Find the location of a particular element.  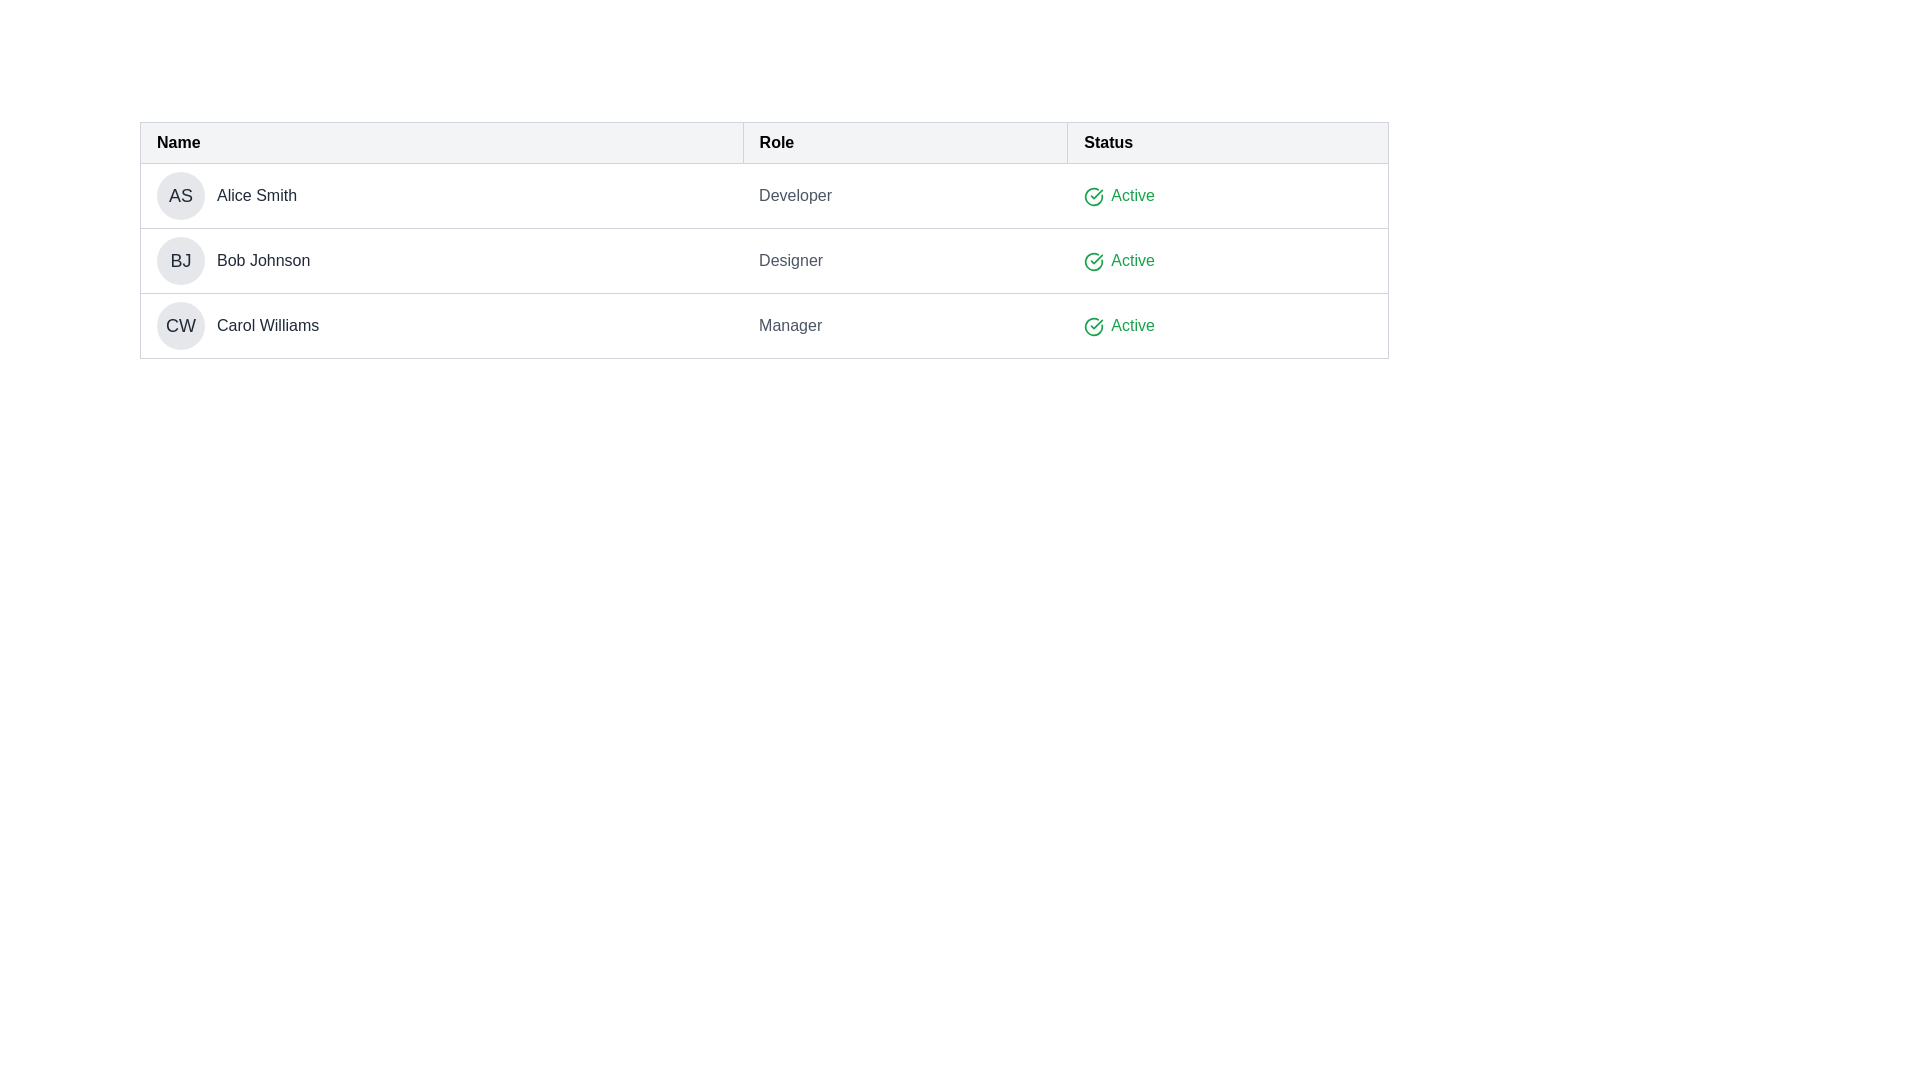

the circular avatar containing the initials 'AS', which is part of the first row in the user information table, located to the left of the text 'Alice Smith' is located at coordinates (181, 196).